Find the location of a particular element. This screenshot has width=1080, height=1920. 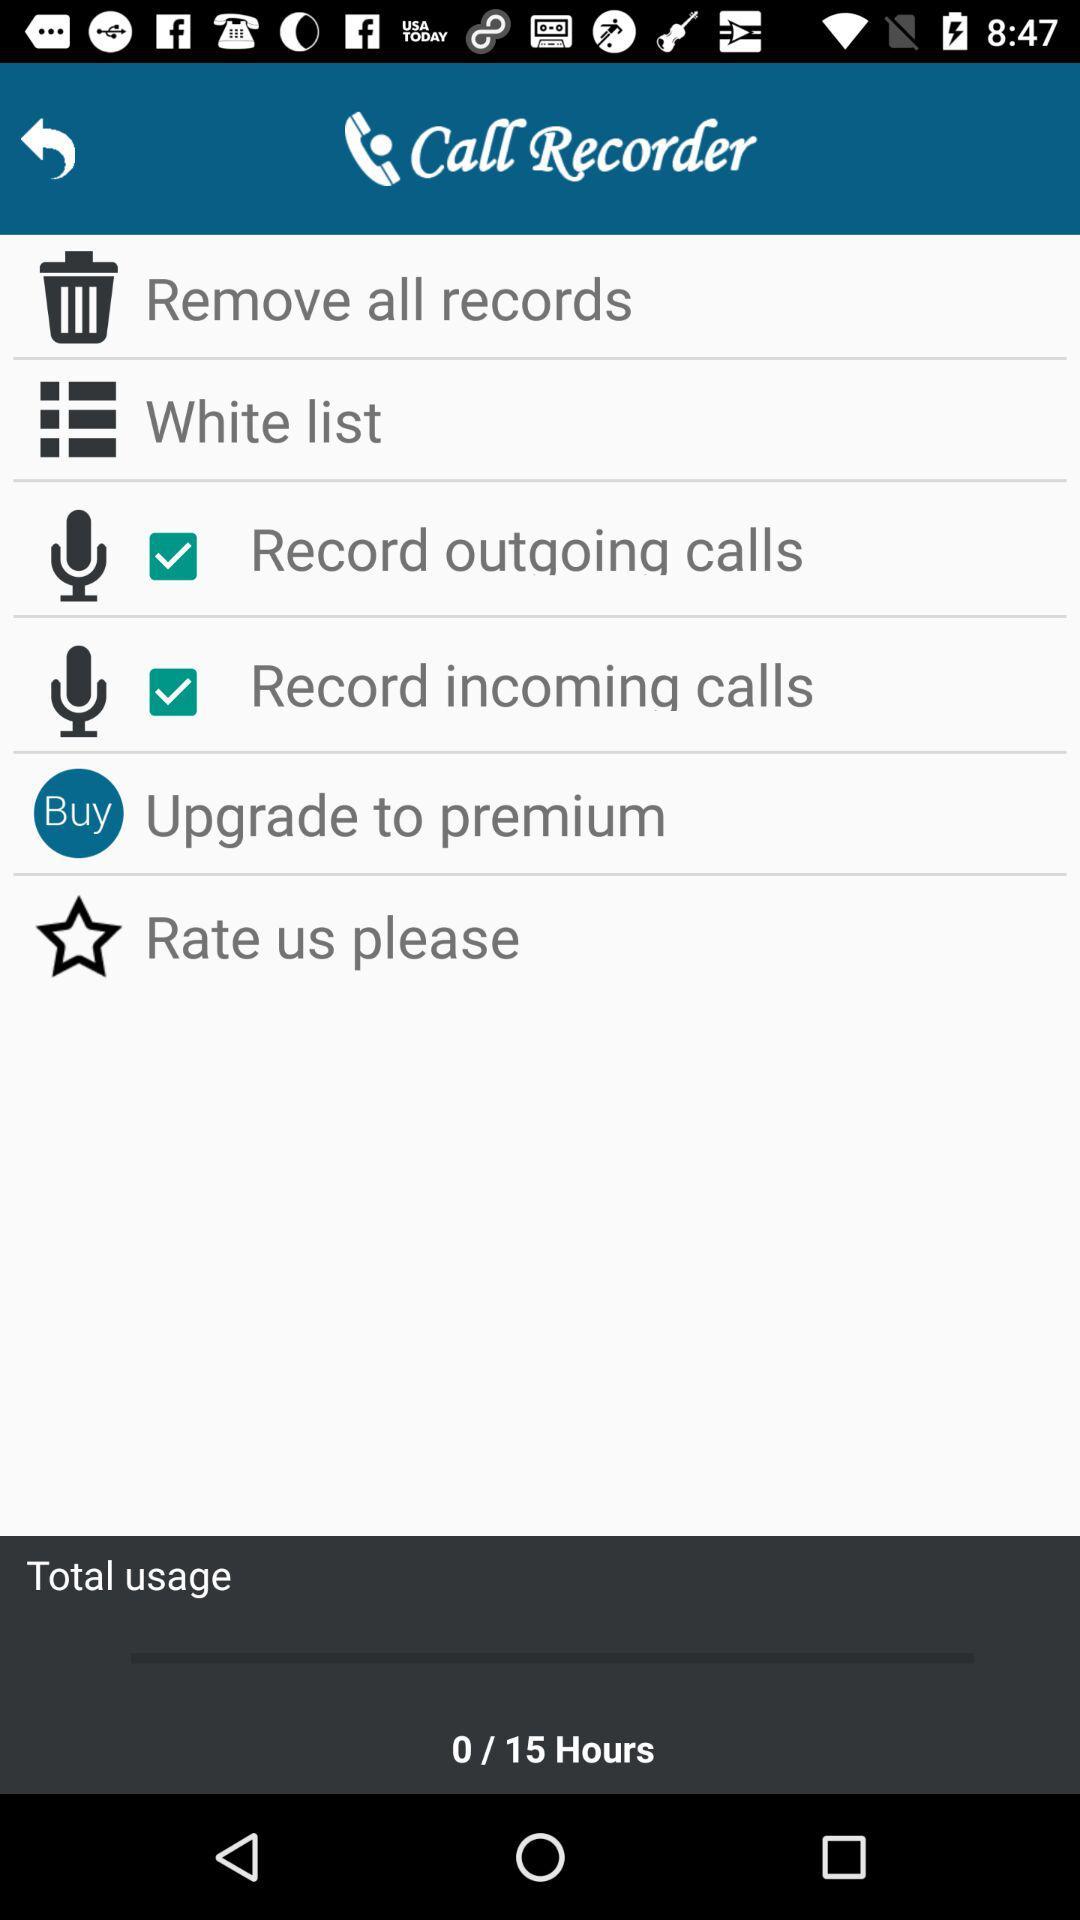

record outgoing calls toggle is located at coordinates (183, 556).